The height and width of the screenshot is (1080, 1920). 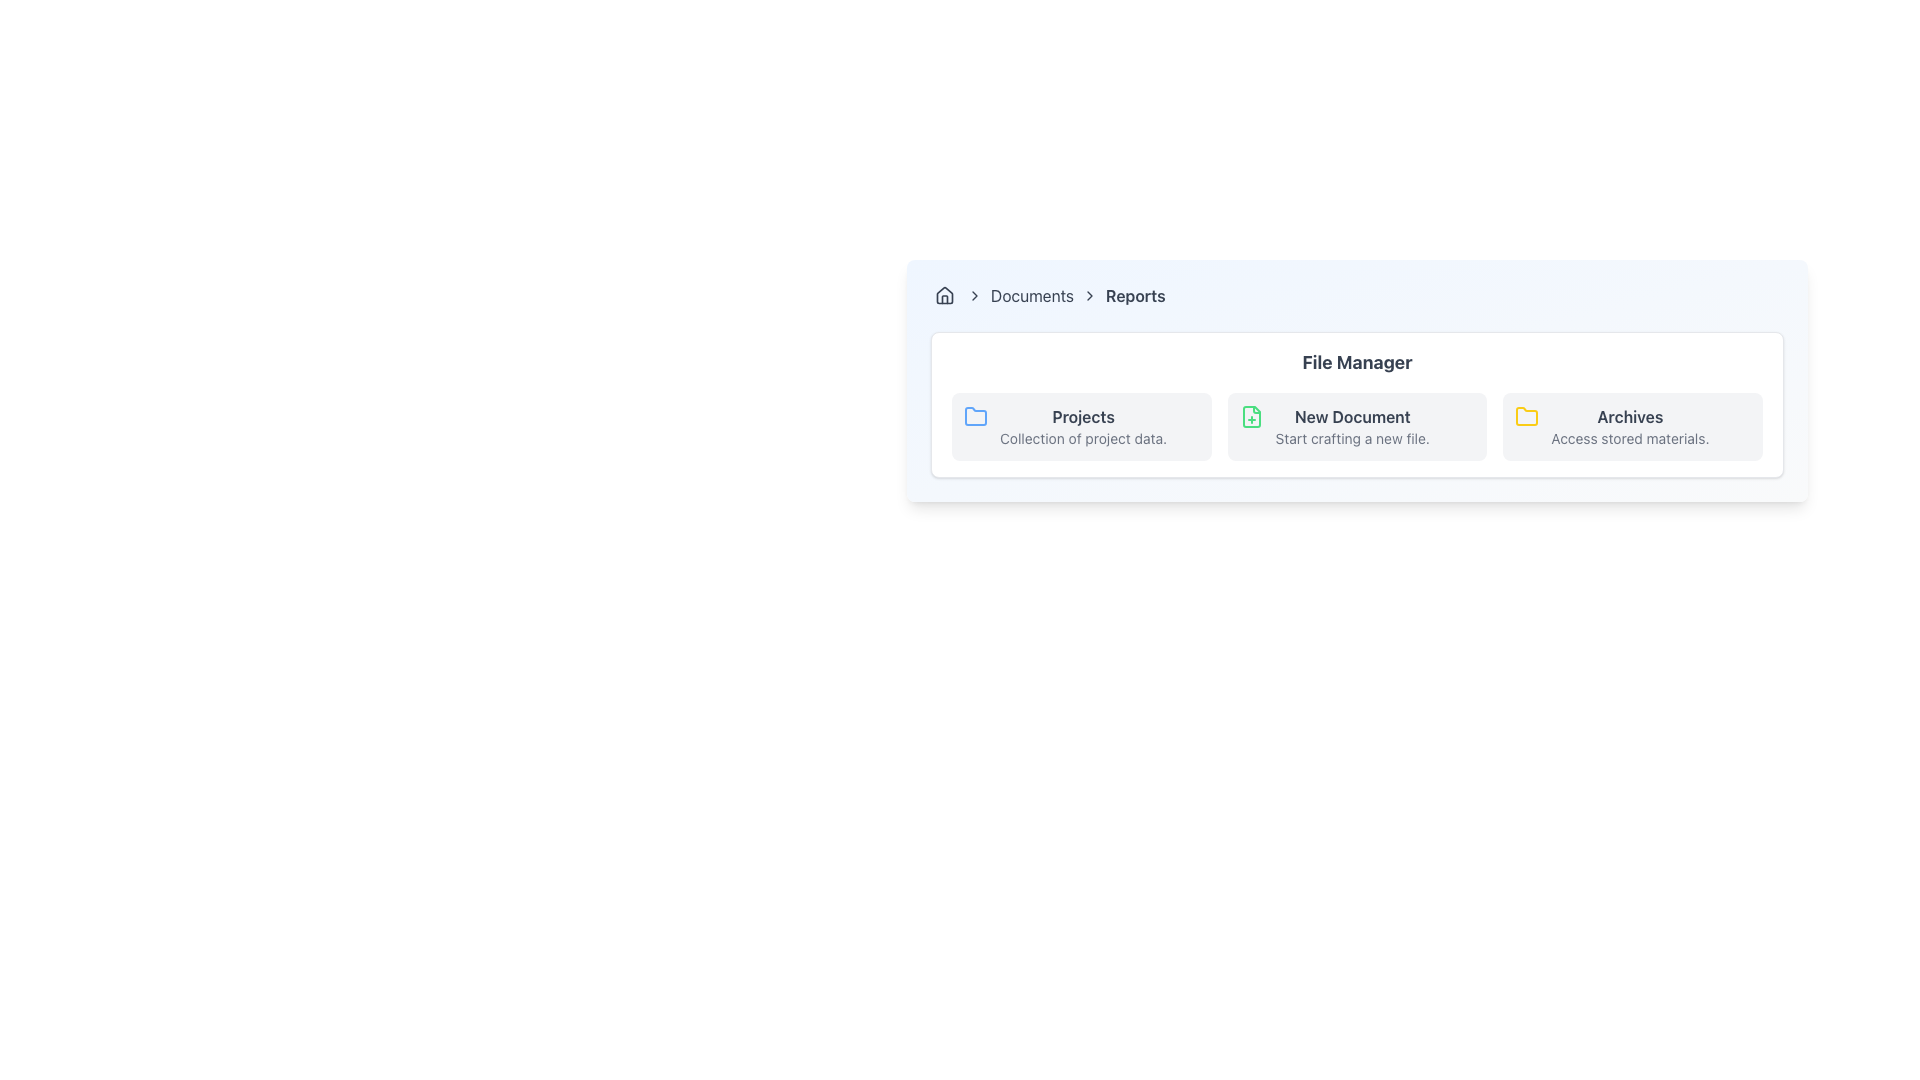 I want to click on the text label with the bold title 'New Document' and the description 'Start crafting a new file.' located in the center of the options under the 'File Manager' header, so click(x=1352, y=426).